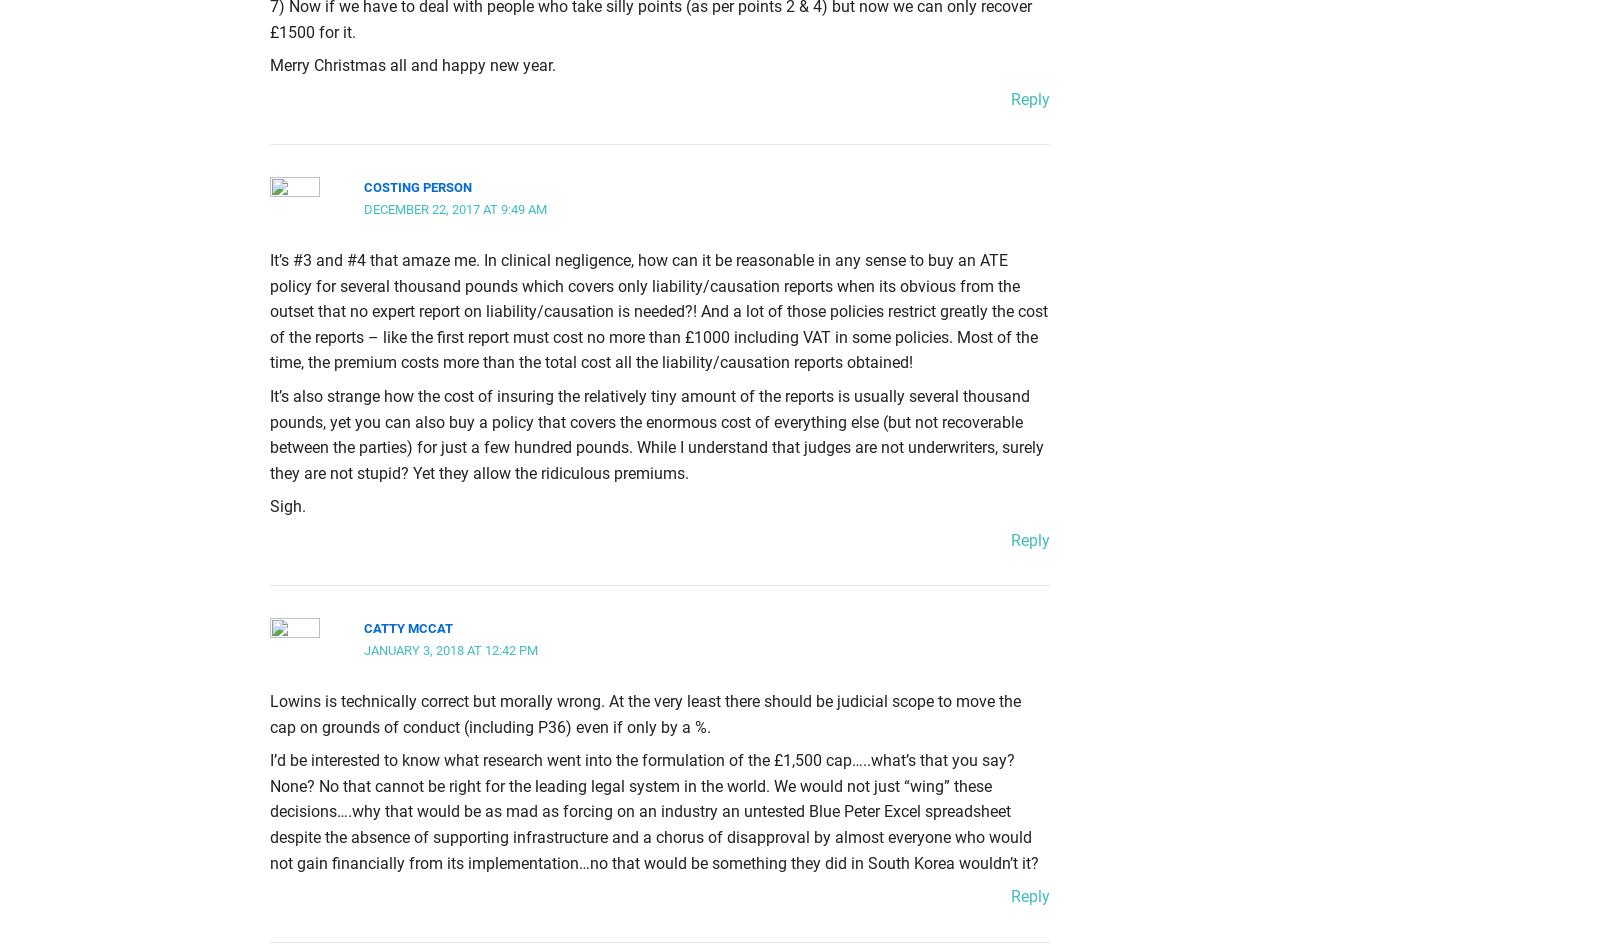 Image resolution: width=1600 pixels, height=944 pixels. I want to click on 'It’s #3 and #4 that amaze me. In clinical negligence, how can it be reasonable in any sense to buy an ATE policy for several thousand pounds which covers only liability/causation reports when its obvious from the outset that no expert report on liability/causation is needed?! And a lot of those policies restrict greatly the cost of the reports – like the first report must cost no more than £1000 including VAT in some policies. Most of the time, the premium costs more than the total cost all the liability/causation reports obtained!', so click(659, 309).